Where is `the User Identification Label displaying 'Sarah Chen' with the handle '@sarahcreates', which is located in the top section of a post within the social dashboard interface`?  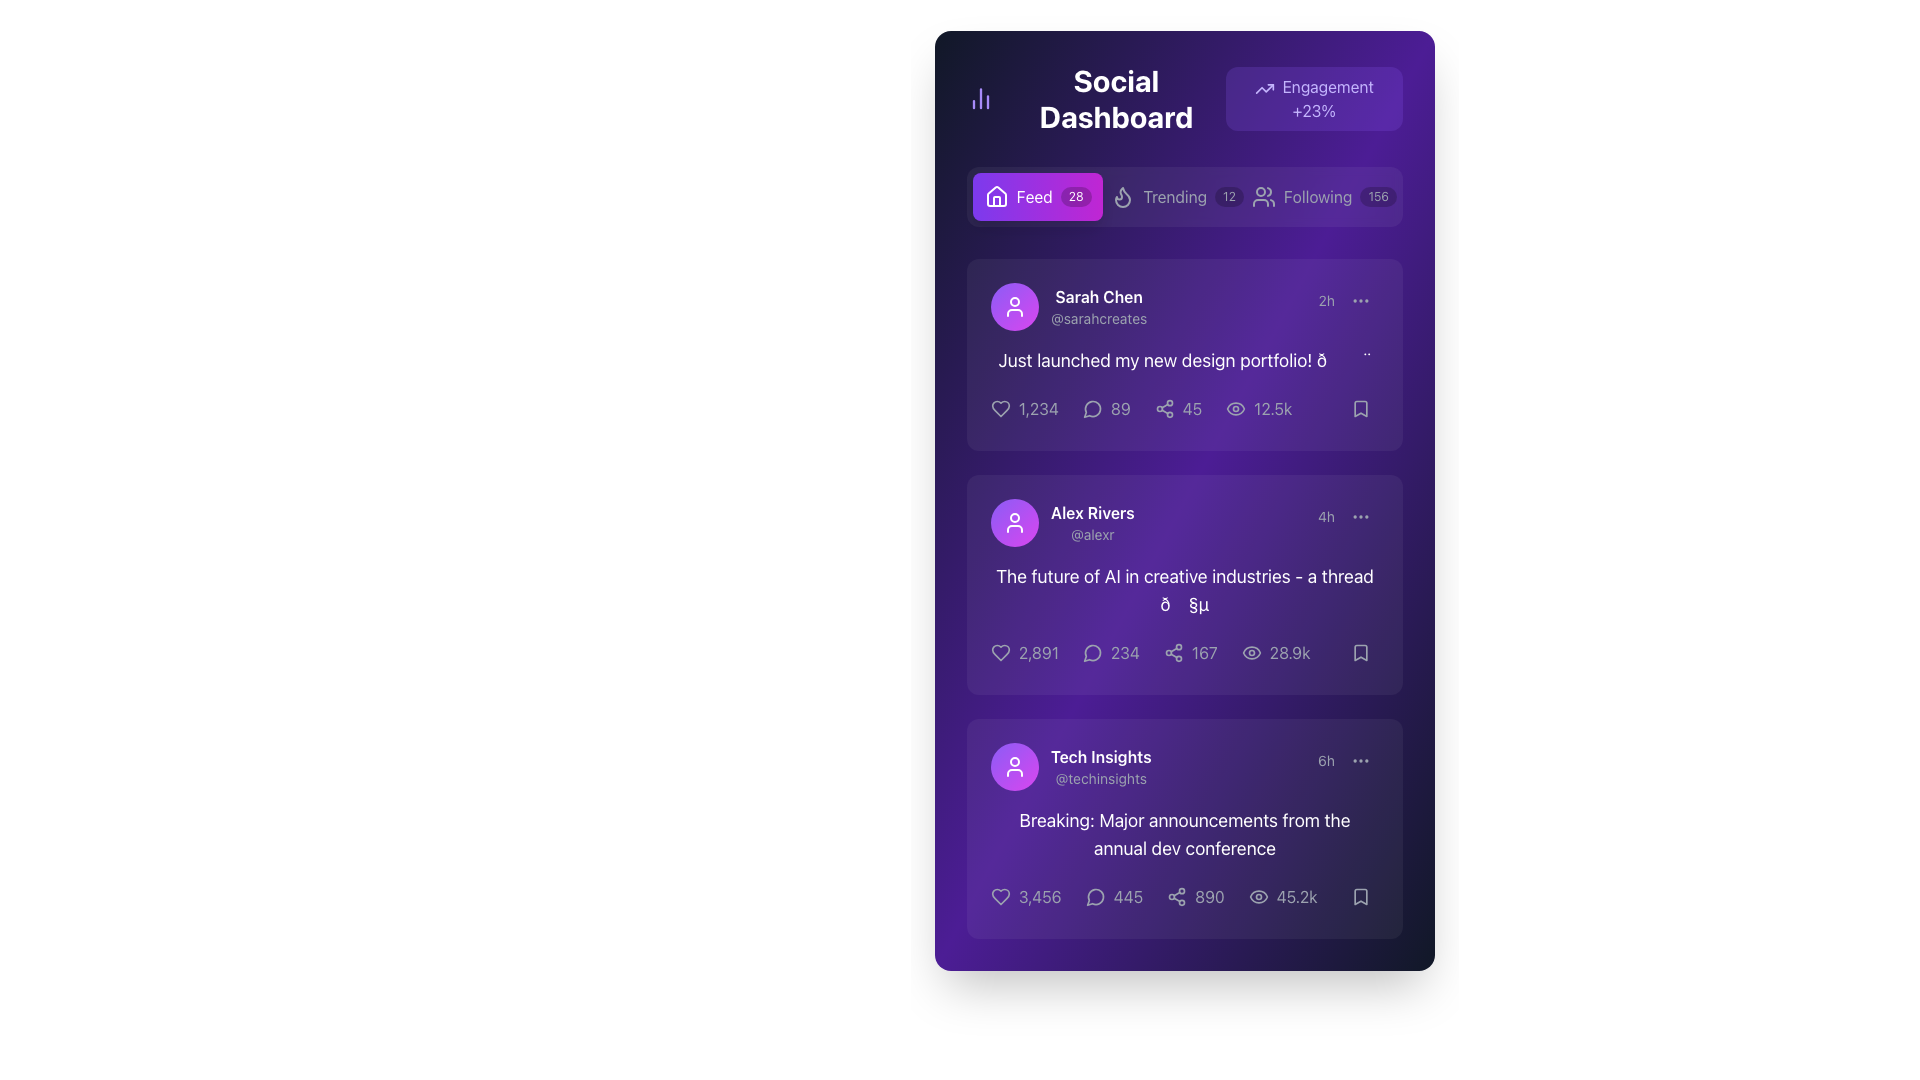 the User Identification Label displaying 'Sarah Chen' with the handle '@sarahcreates', which is located in the top section of a post within the social dashboard interface is located at coordinates (1098, 307).